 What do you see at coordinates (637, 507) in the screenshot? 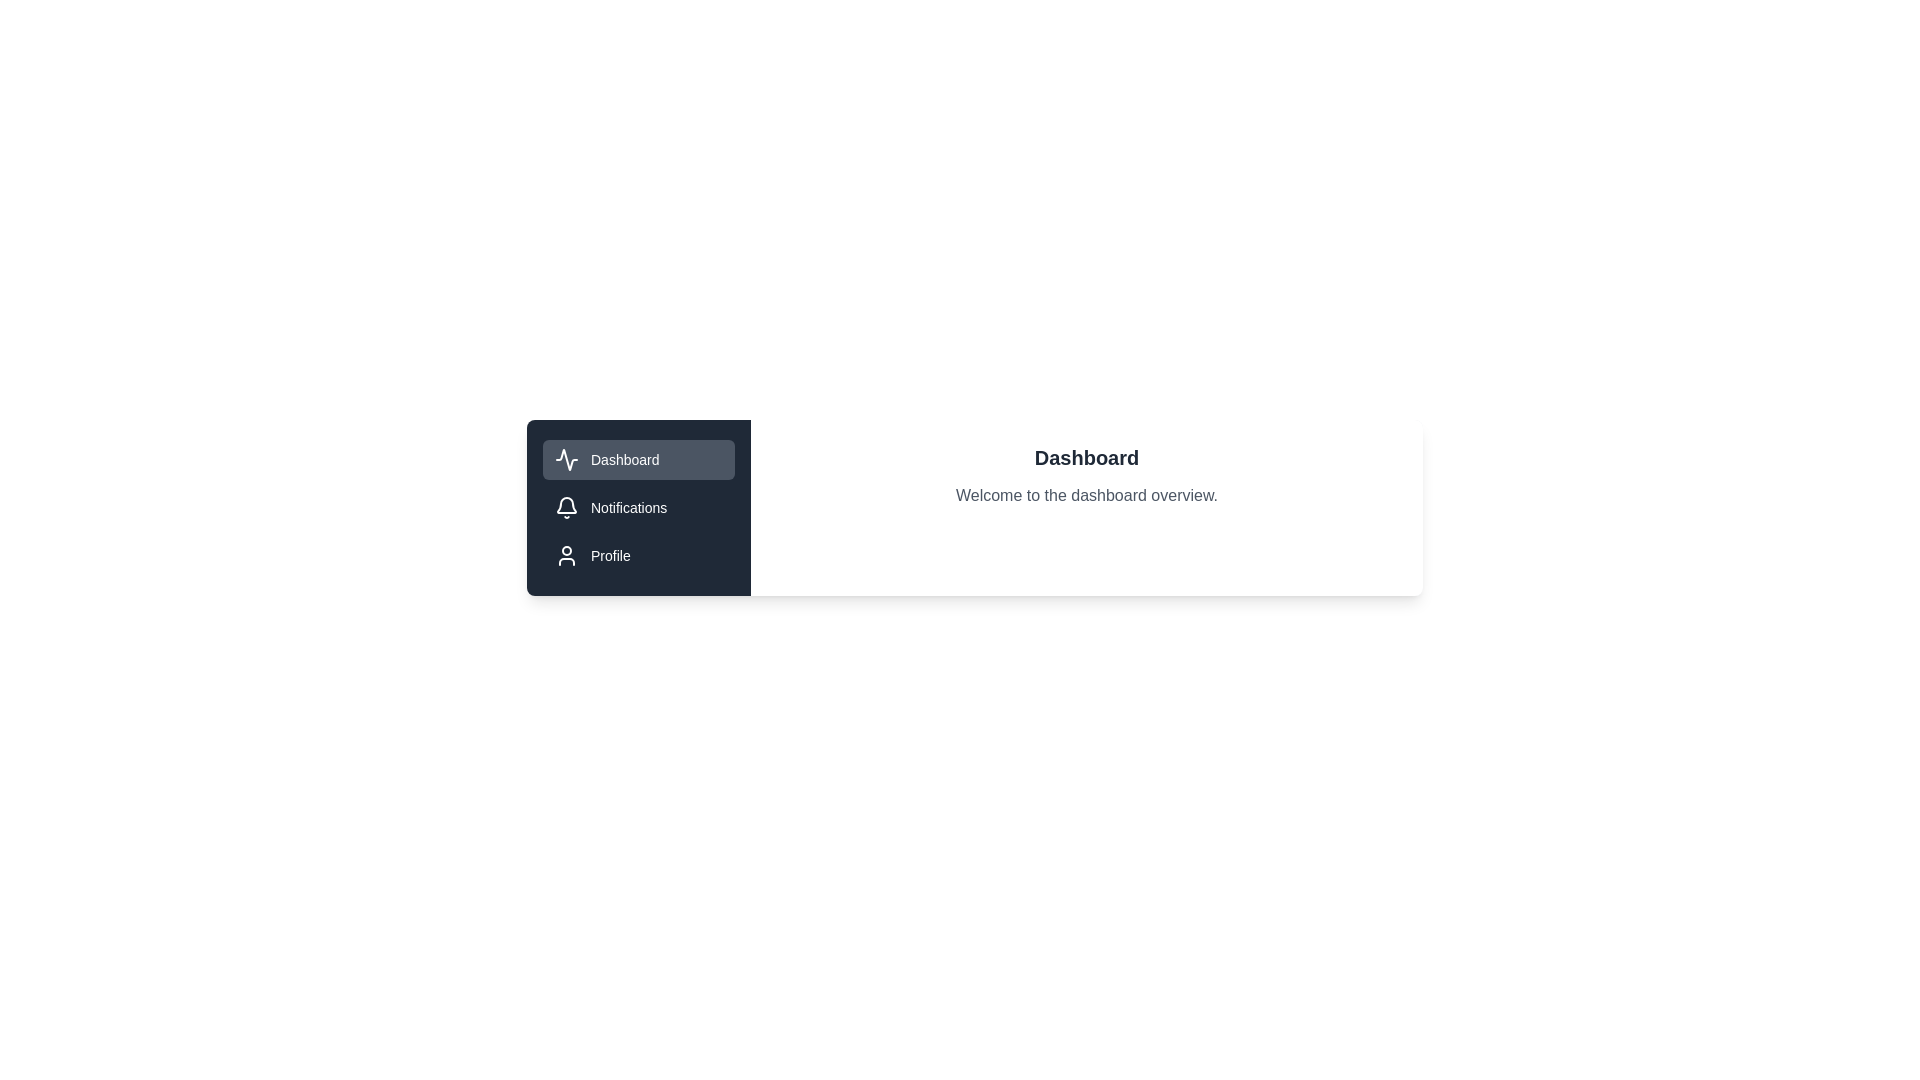
I see `the tab Notifications to view its content` at bounding box center [637, 507].